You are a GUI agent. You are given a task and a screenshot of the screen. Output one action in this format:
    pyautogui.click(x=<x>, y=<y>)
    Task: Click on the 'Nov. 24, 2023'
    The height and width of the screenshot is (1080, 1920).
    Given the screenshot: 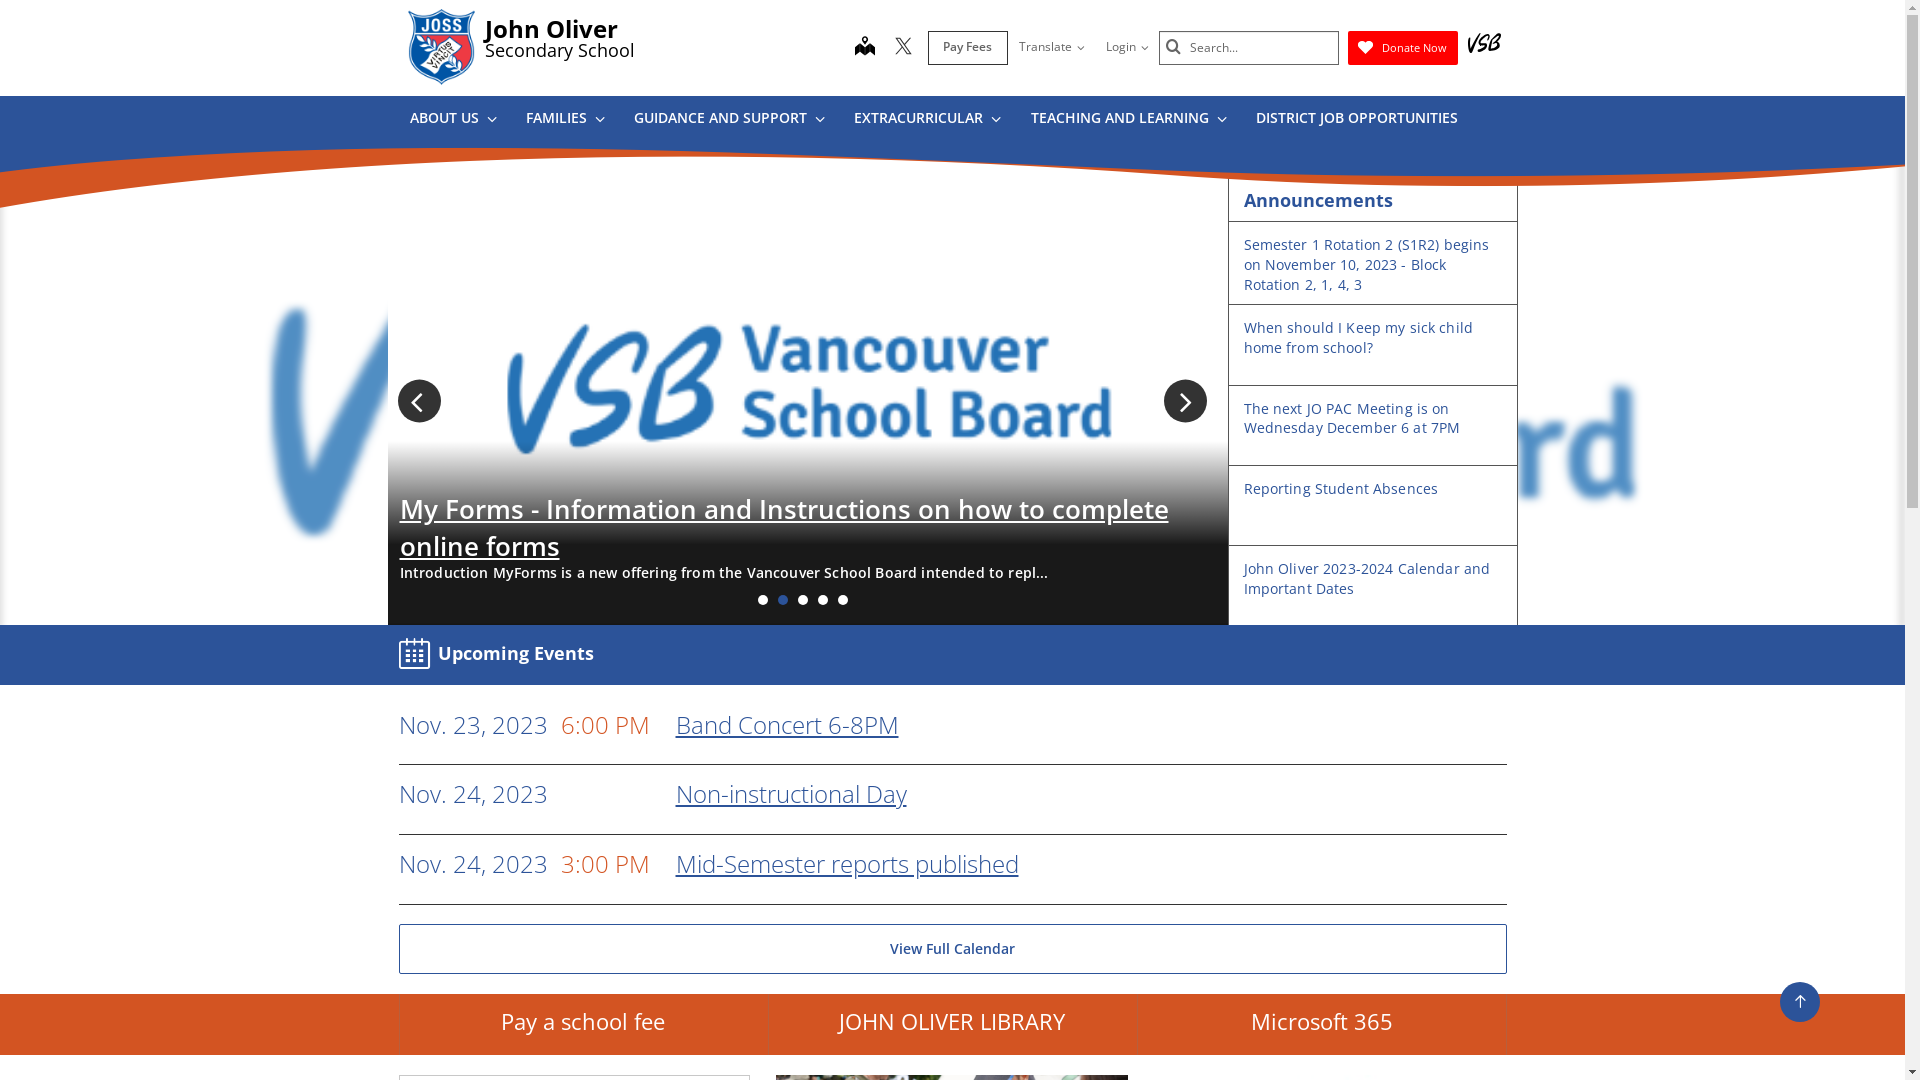 What is the action you would take?
    pyautogui.click(x=398, y=863)
    